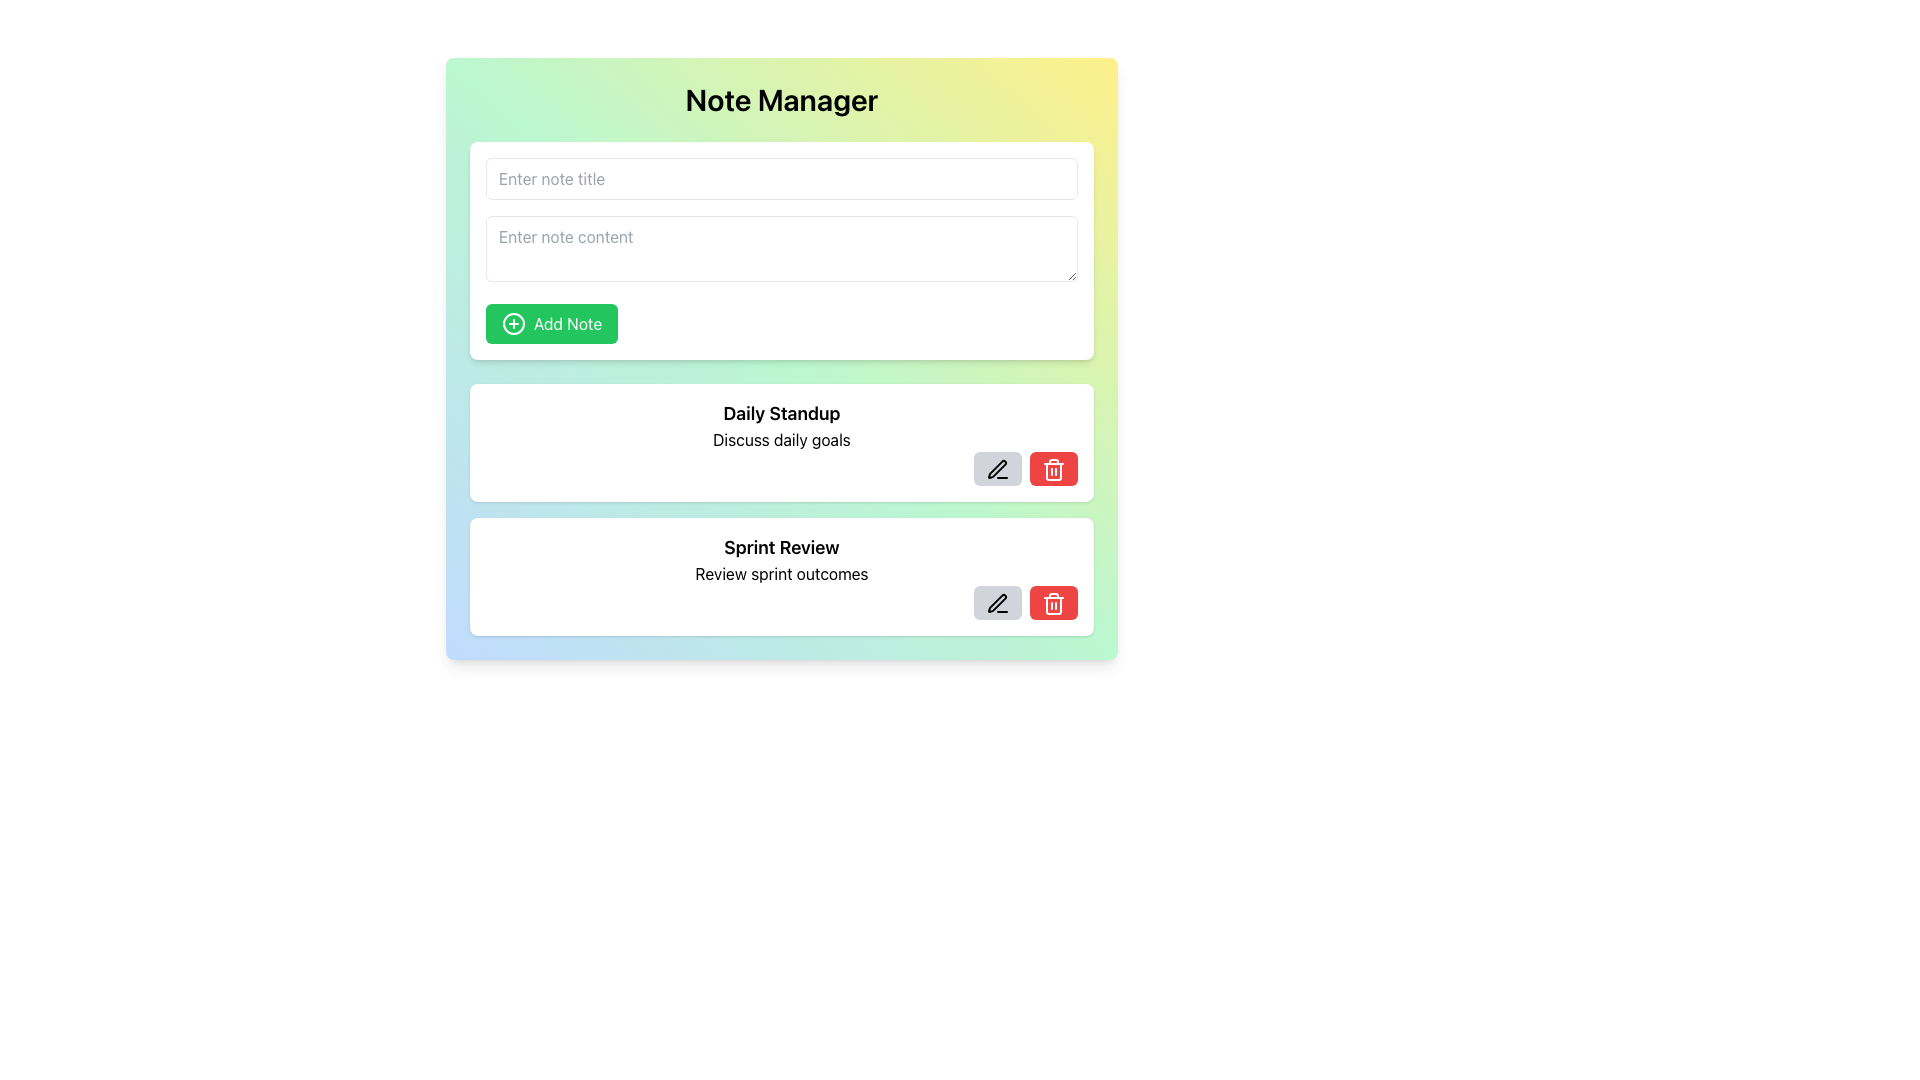  I want to click on the trash icon button with a red background located in the lower-right corner of the second list item, so click(1053, 601).